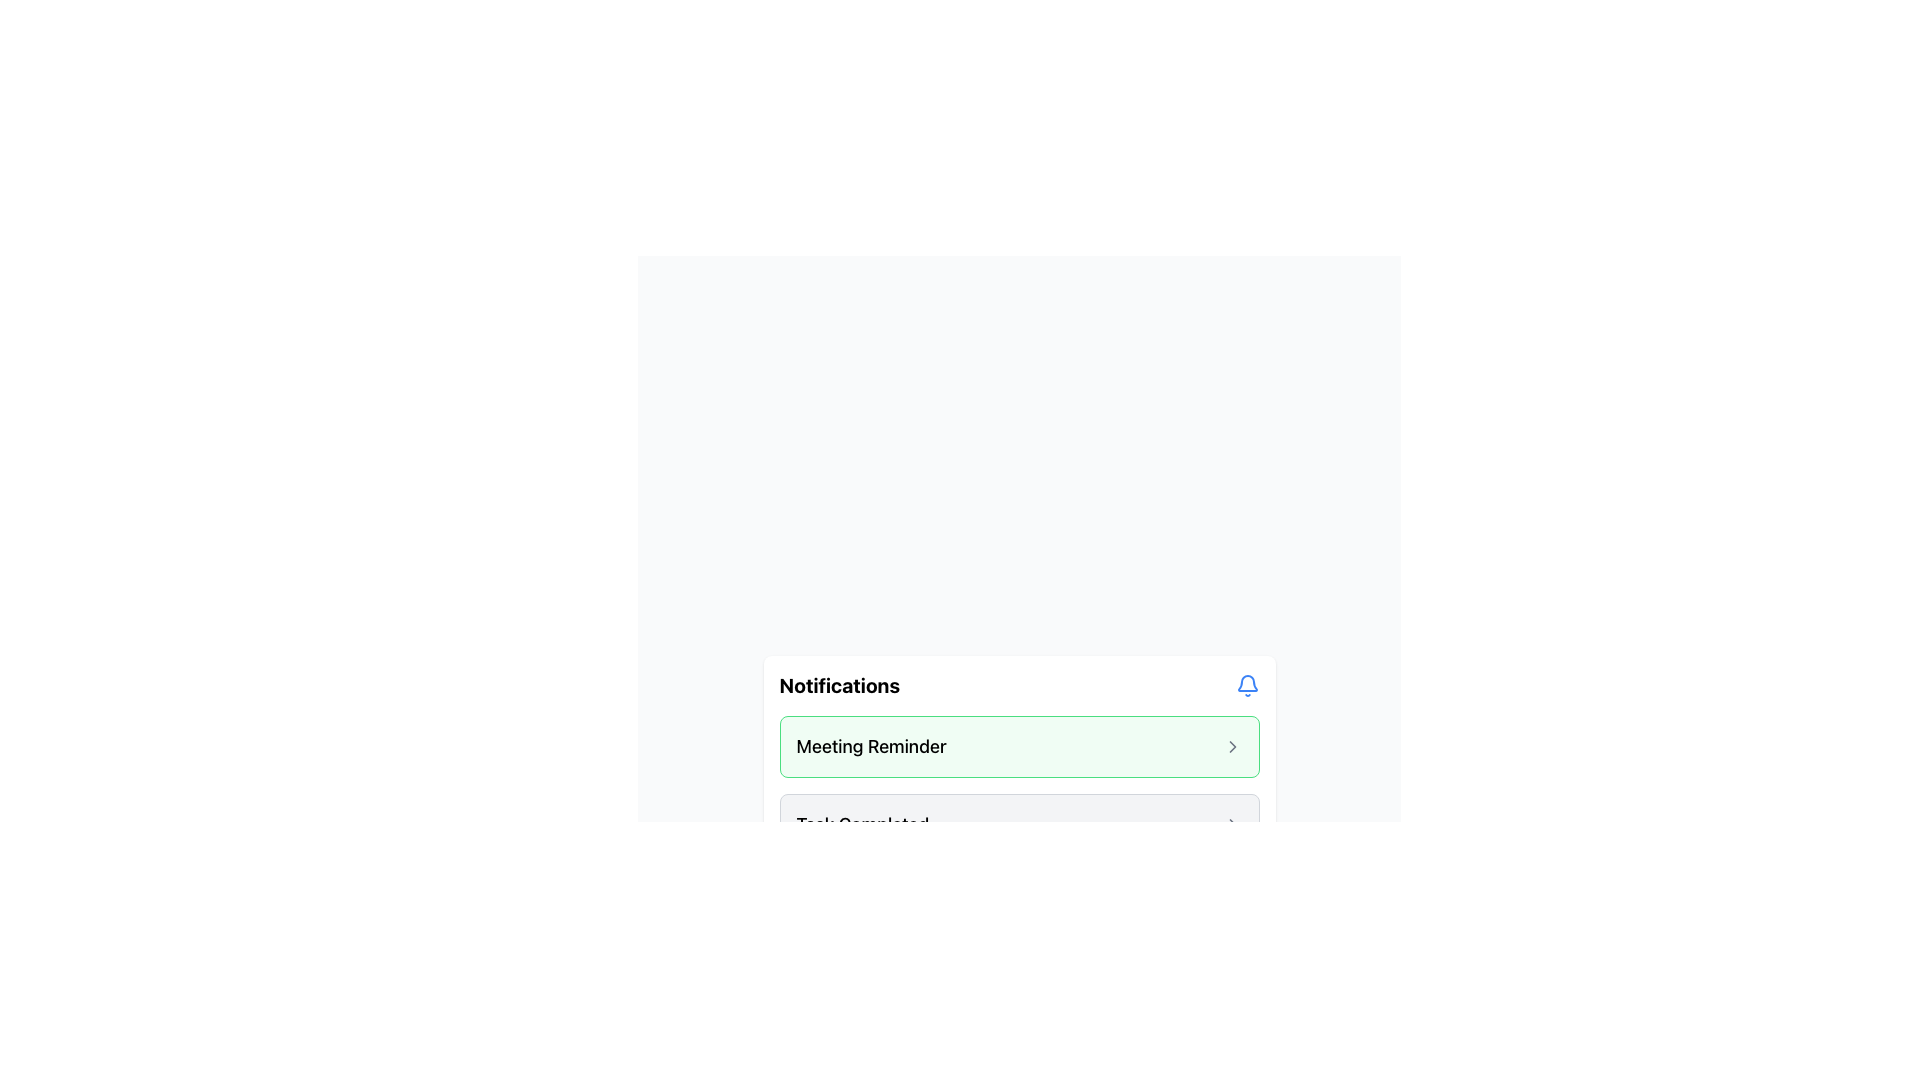  What do you see at coordinates (1019, 747) in the screenshot?
I see `the notification item in the 'Notifications' section` at bounding box center [1019, 747].